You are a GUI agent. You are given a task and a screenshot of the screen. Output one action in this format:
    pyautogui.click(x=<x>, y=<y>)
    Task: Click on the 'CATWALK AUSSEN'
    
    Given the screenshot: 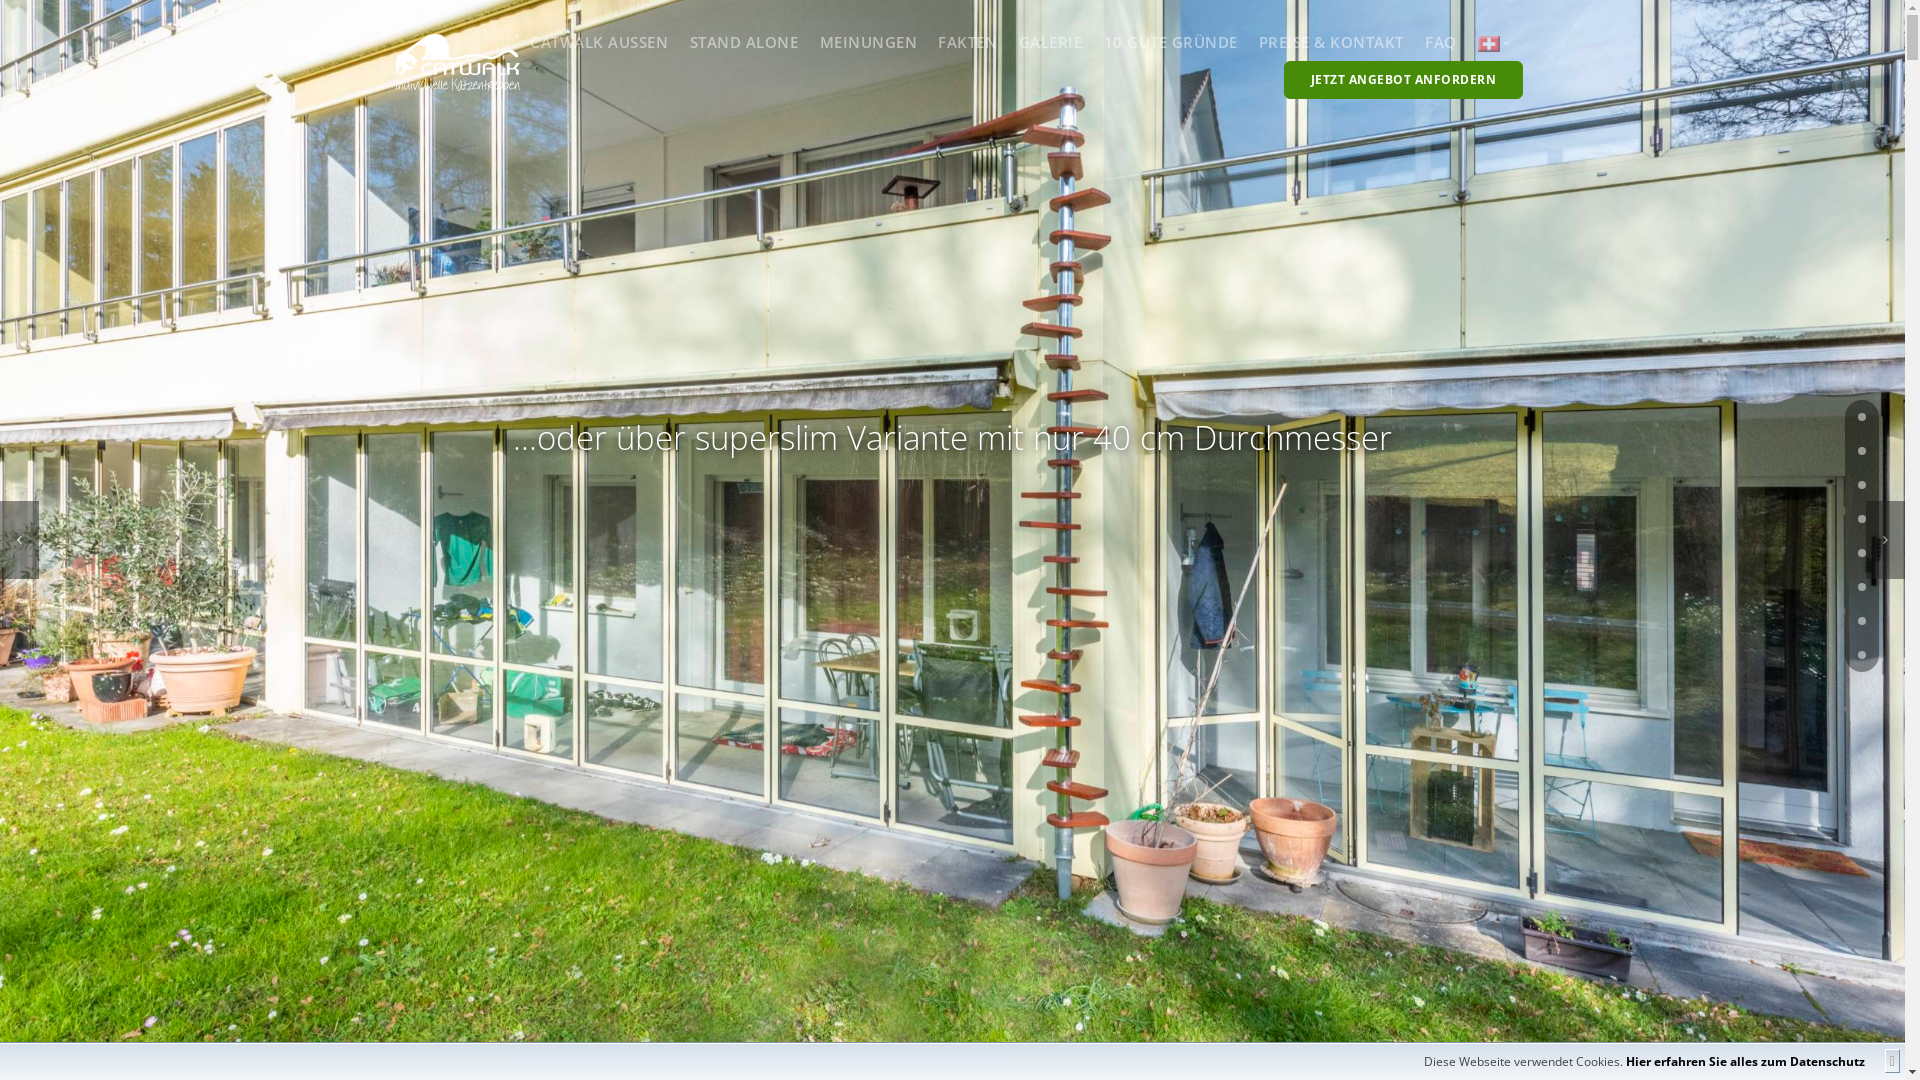 What is the action you would take?
    pyautogui.click(x=598, y=42)
    